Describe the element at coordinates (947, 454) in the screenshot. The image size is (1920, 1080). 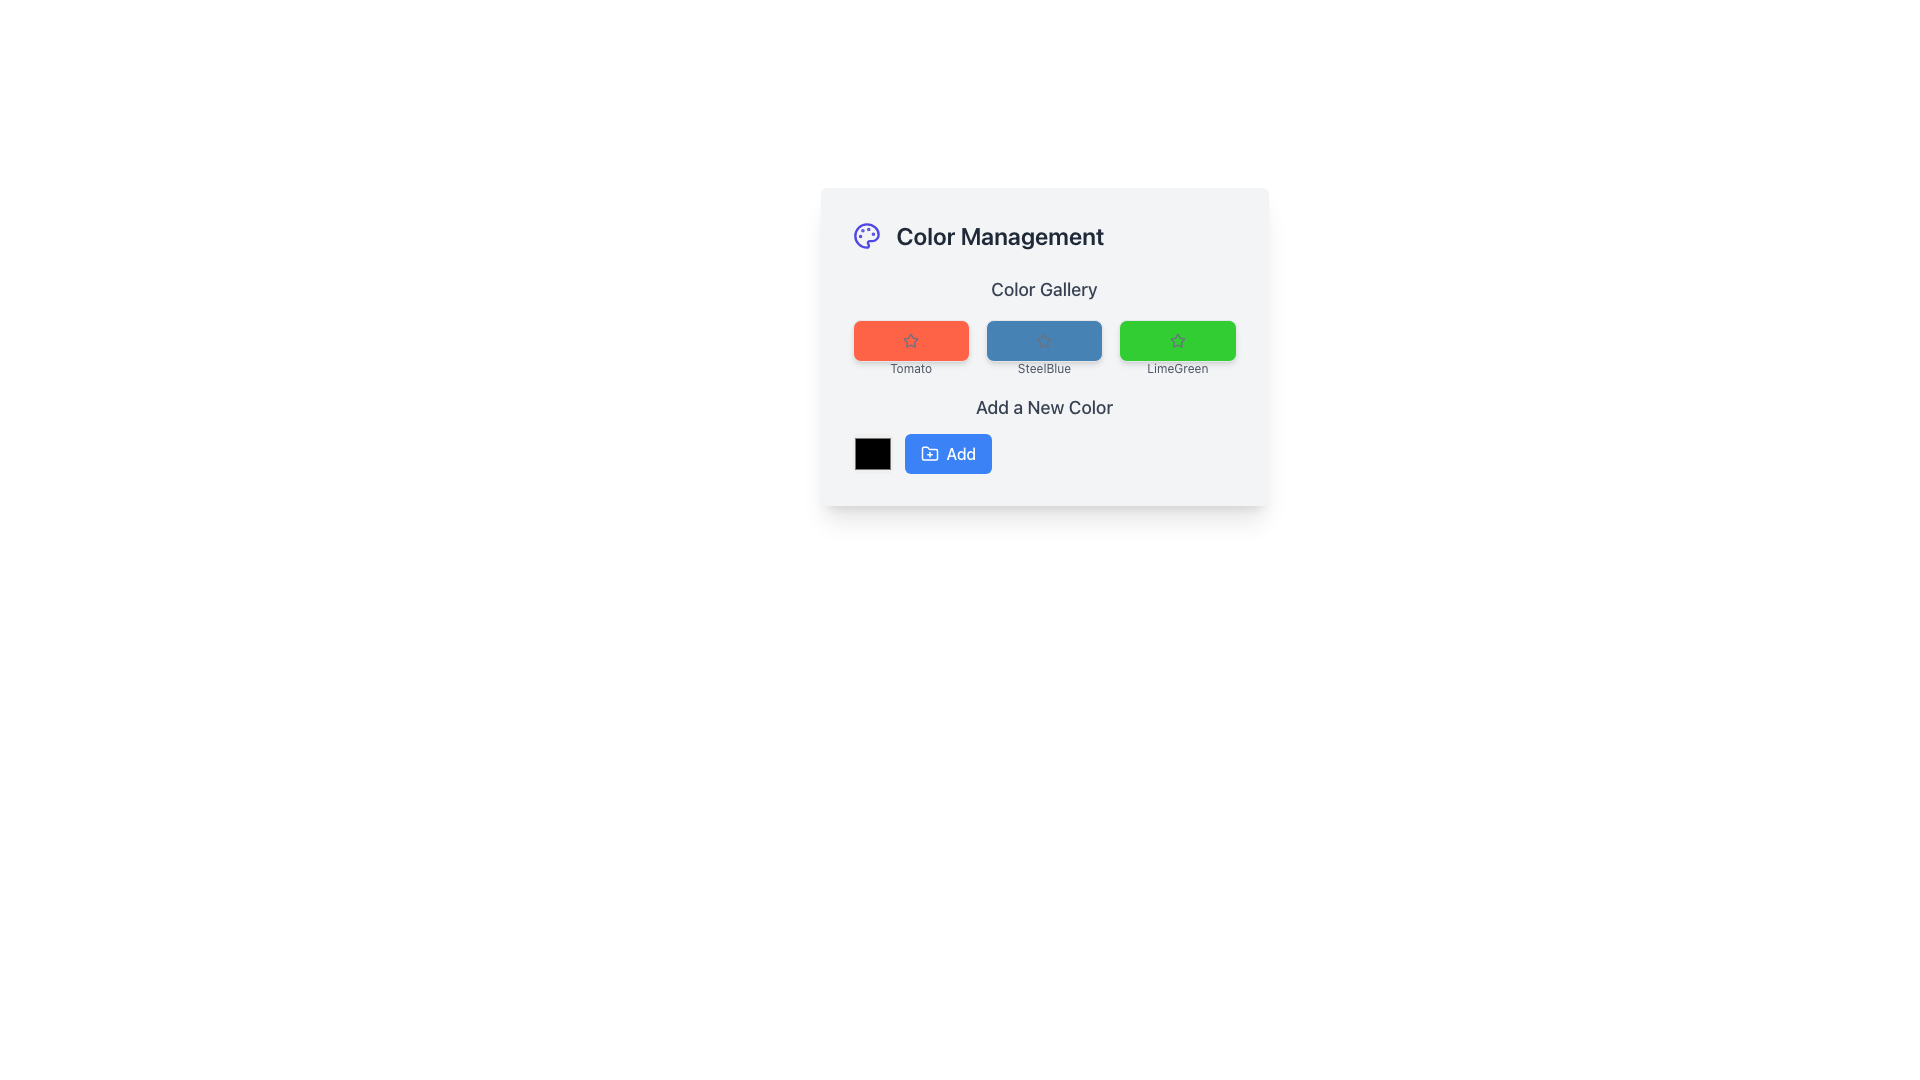
I see `the button for adding items, located to the right of a black color square and below the 'Add a New Color' label` at that location.